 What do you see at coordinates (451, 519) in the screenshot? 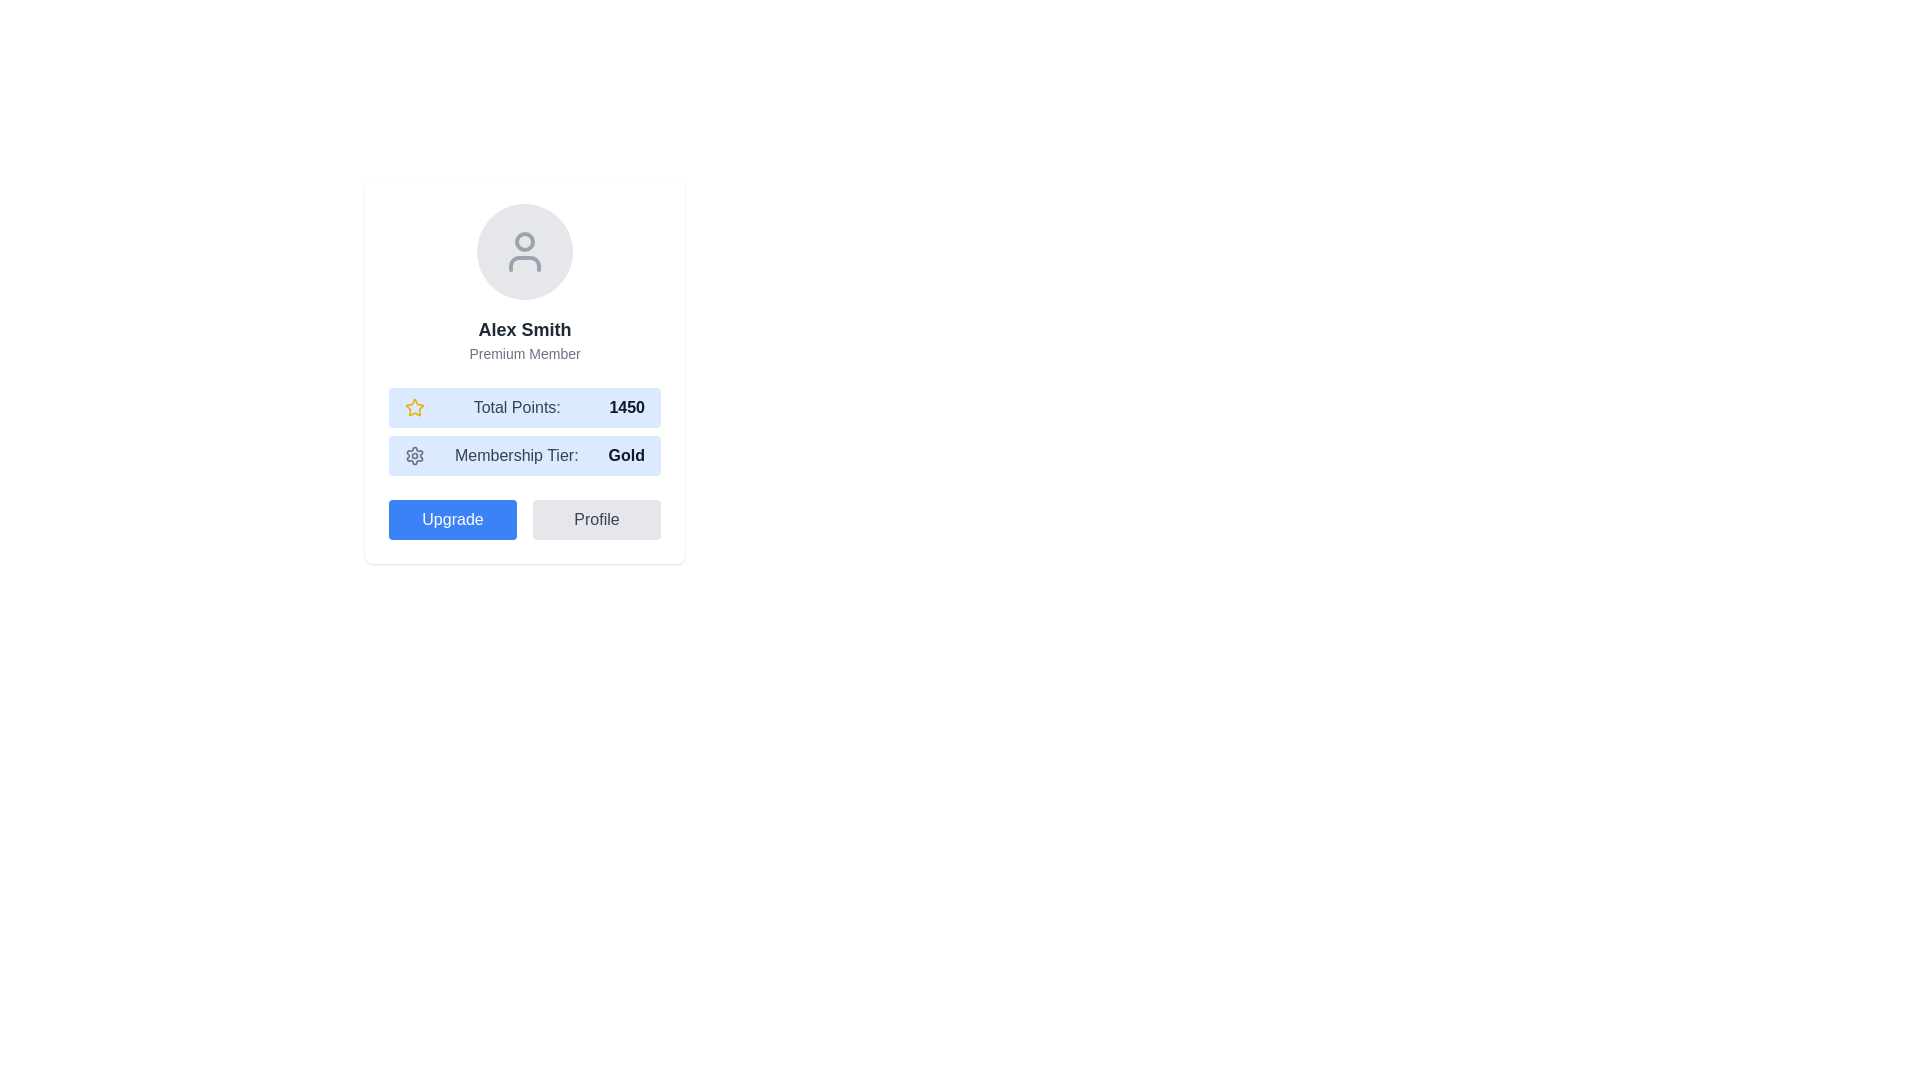
I see `the left button at the bottom of the card` at bounding box center [451, 519].